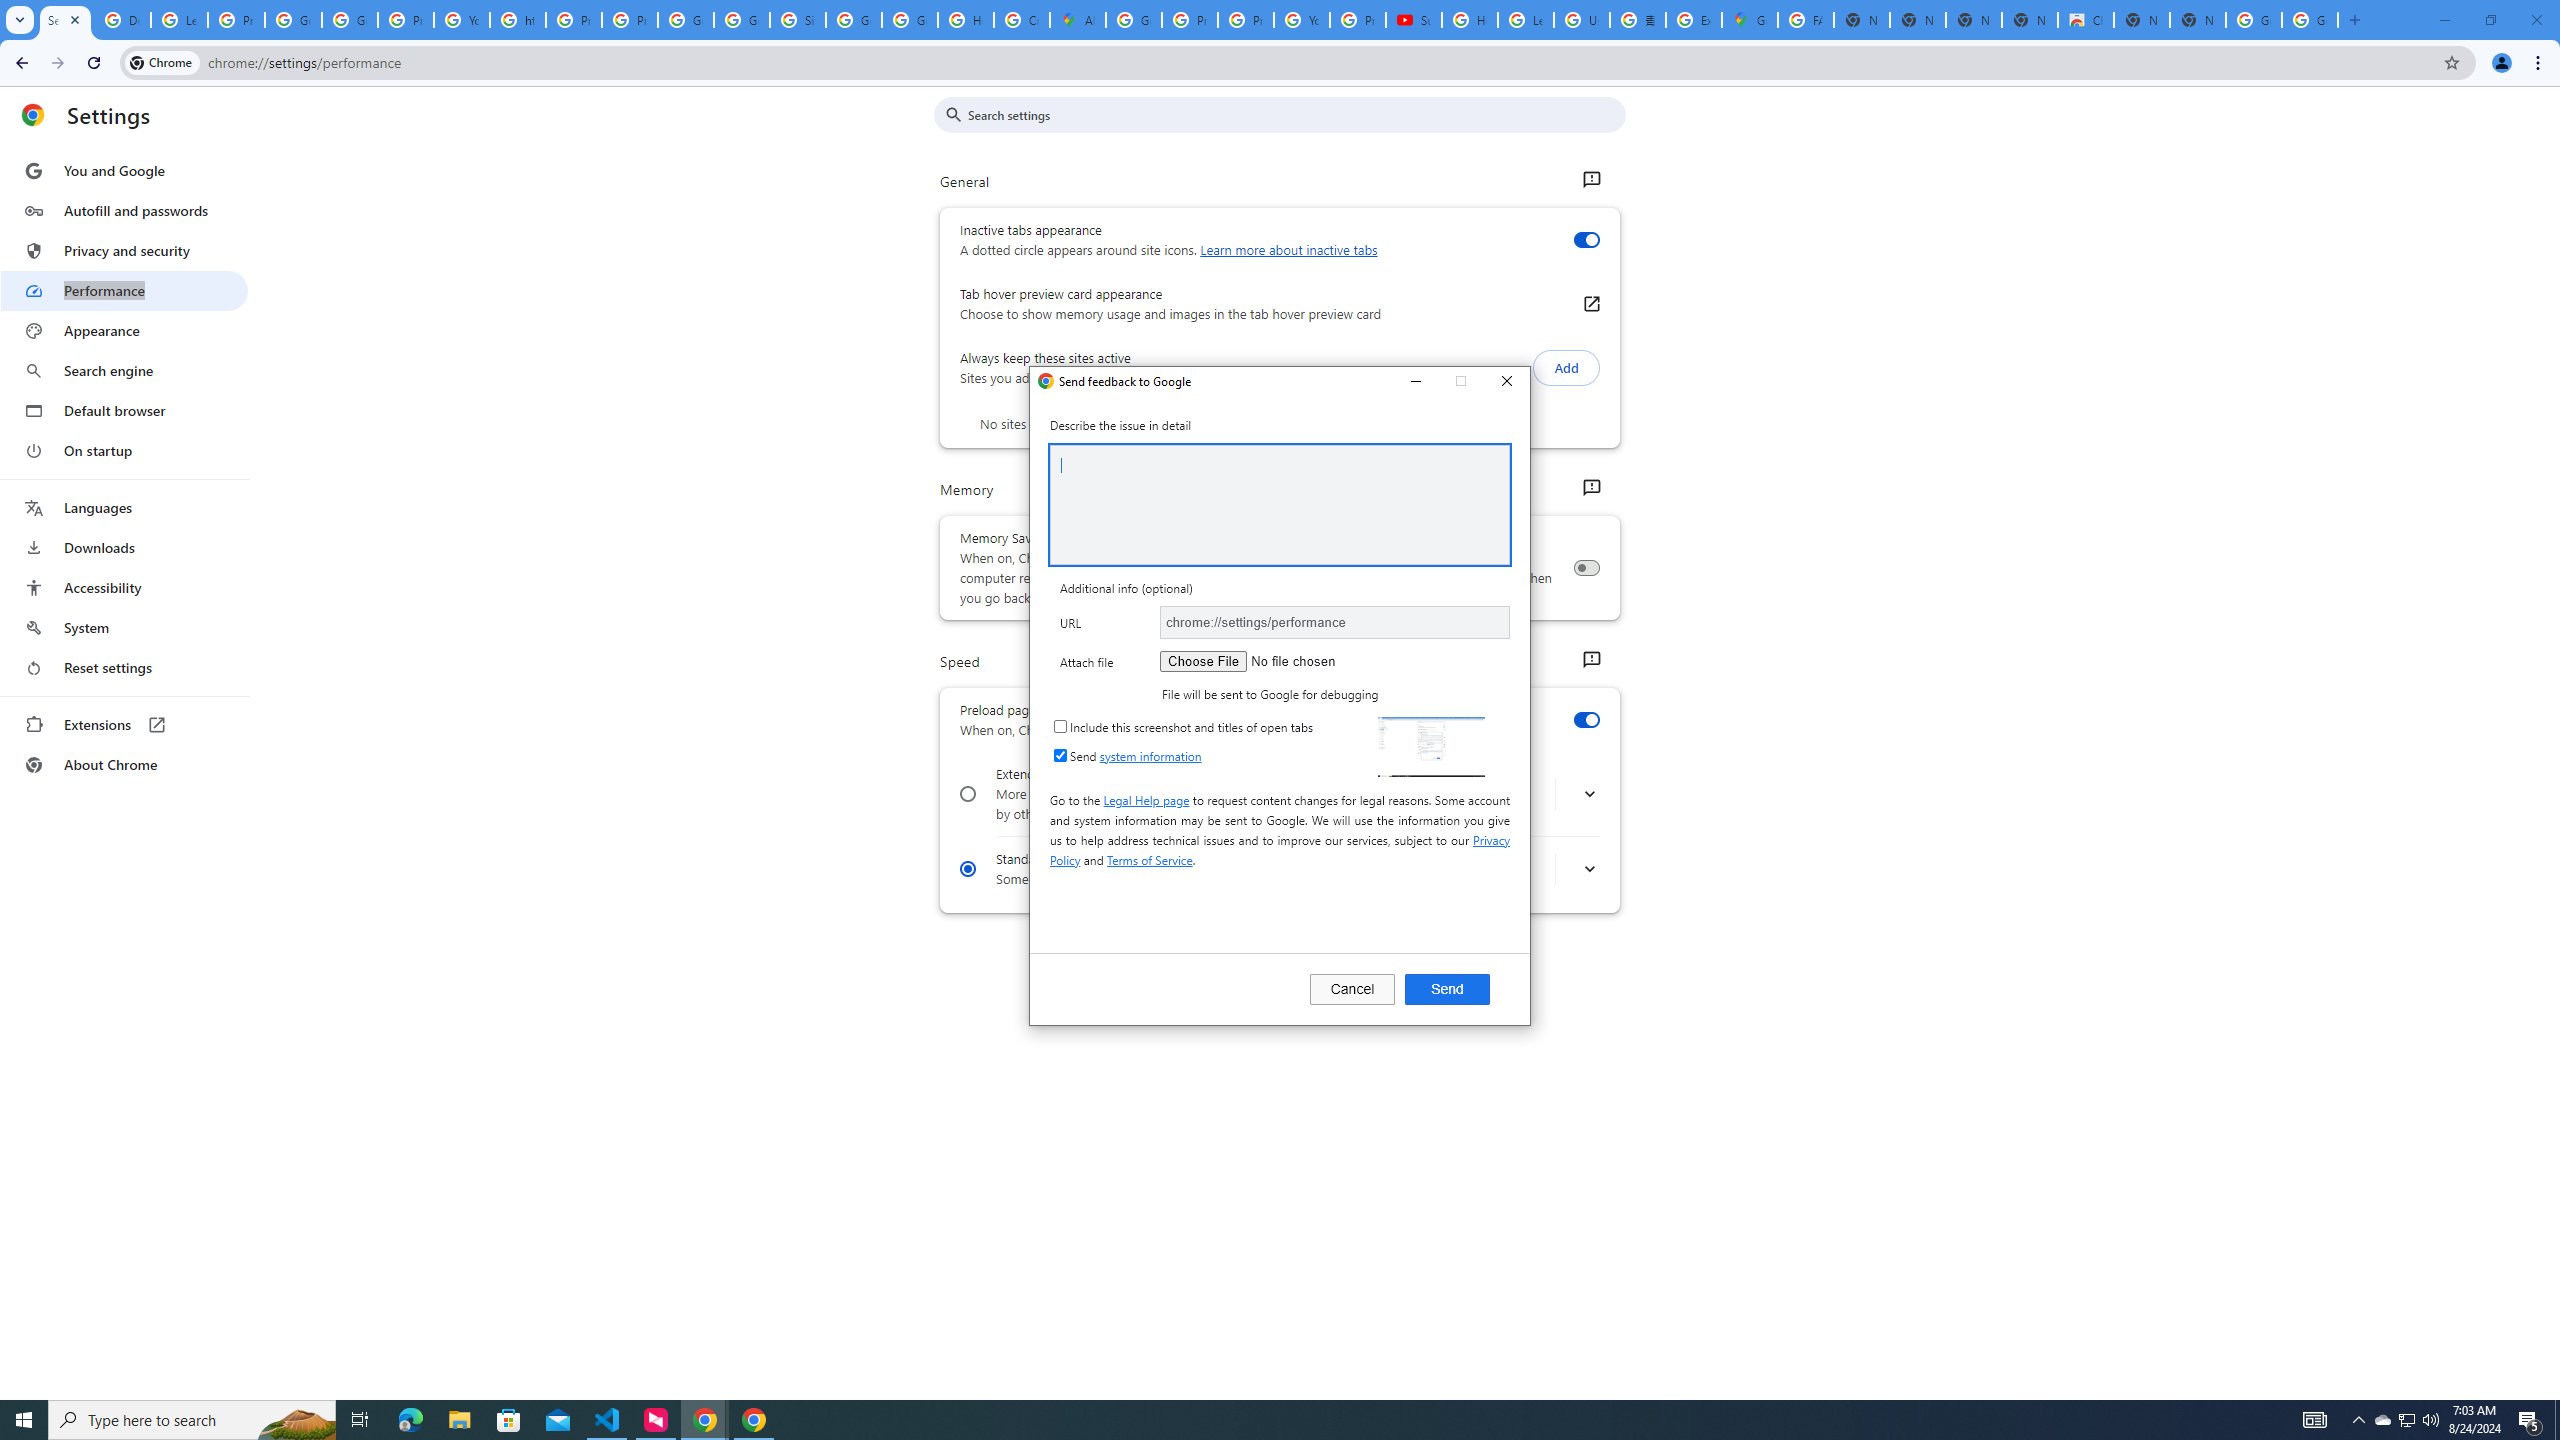  Describe the element at coordinates (123, 371) in the screenshot. I see `'Search engine'` at that location.